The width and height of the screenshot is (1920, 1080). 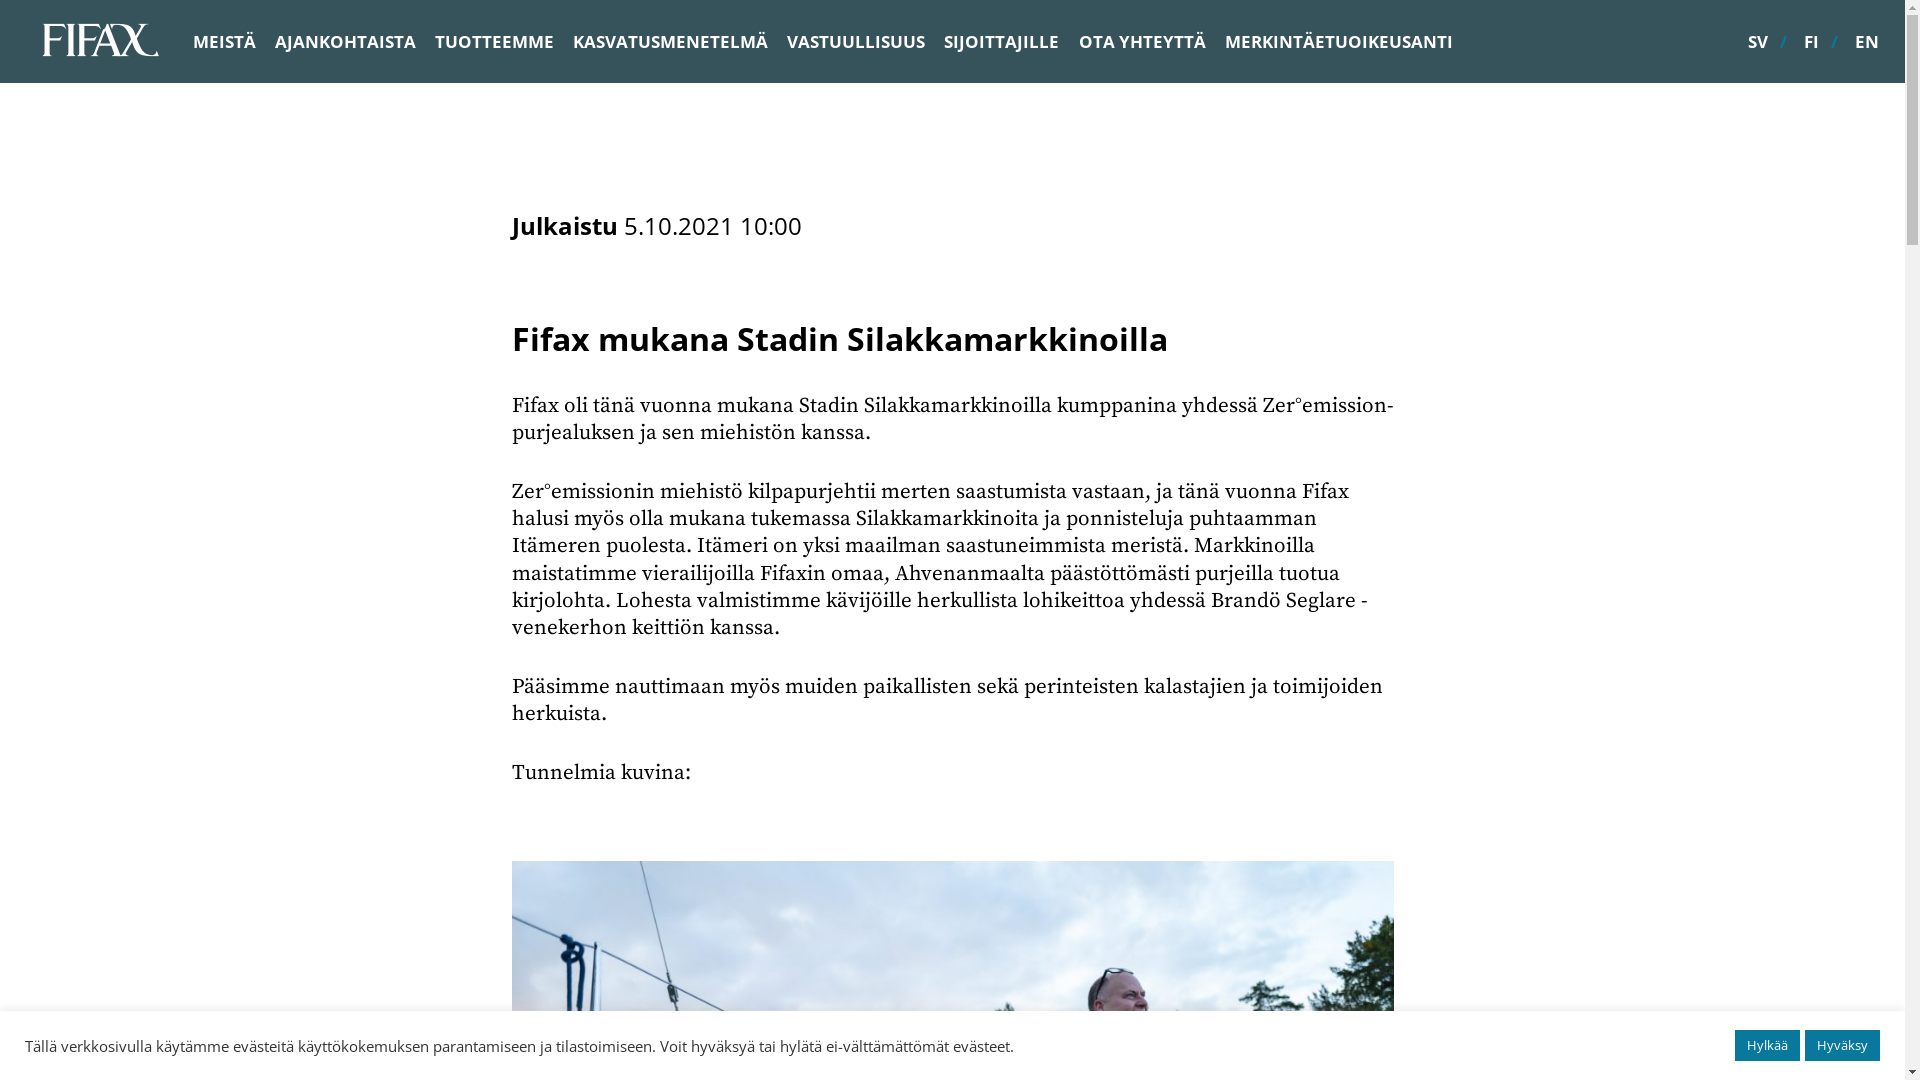 What do you see at coordinates (1811, 41) in the screenshot?
I see `'FI'` at bounding box center [1811, 41].